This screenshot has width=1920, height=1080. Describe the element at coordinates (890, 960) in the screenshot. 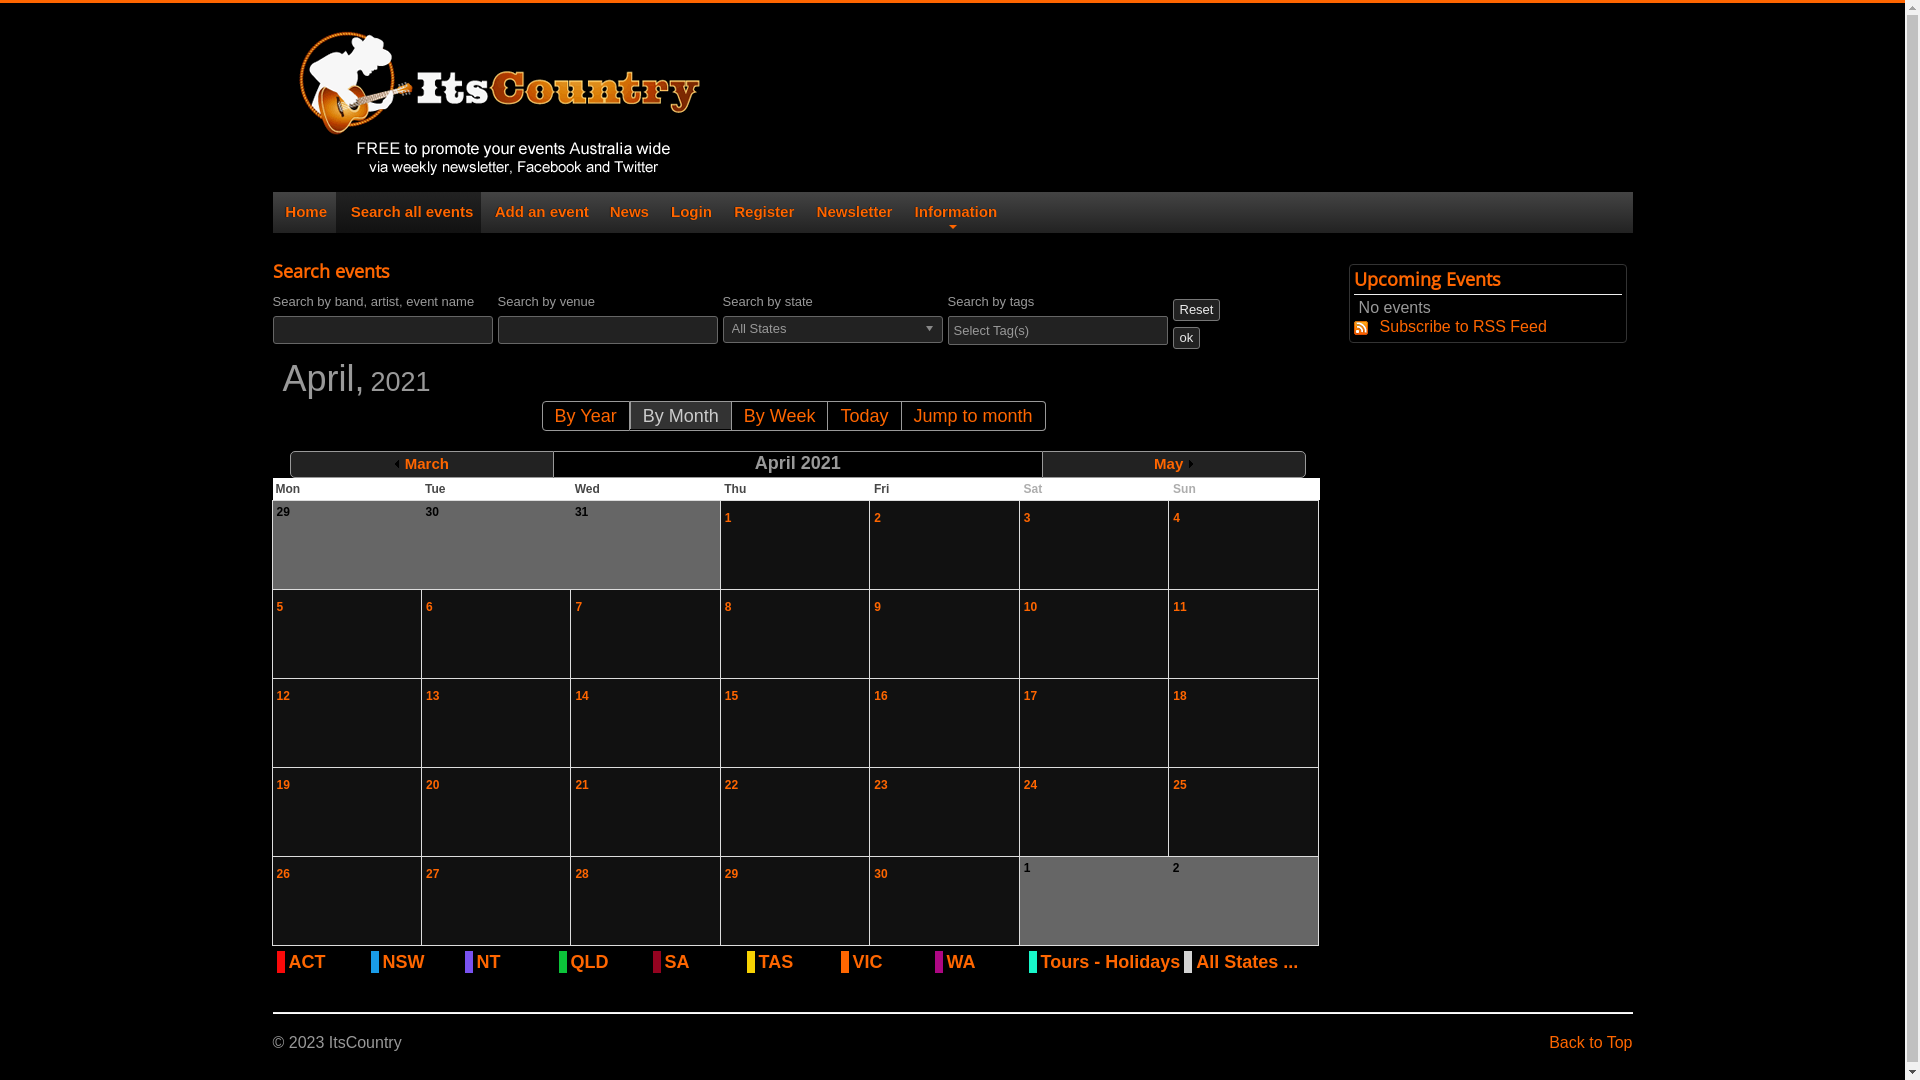

I see `'VIC'` at that location.